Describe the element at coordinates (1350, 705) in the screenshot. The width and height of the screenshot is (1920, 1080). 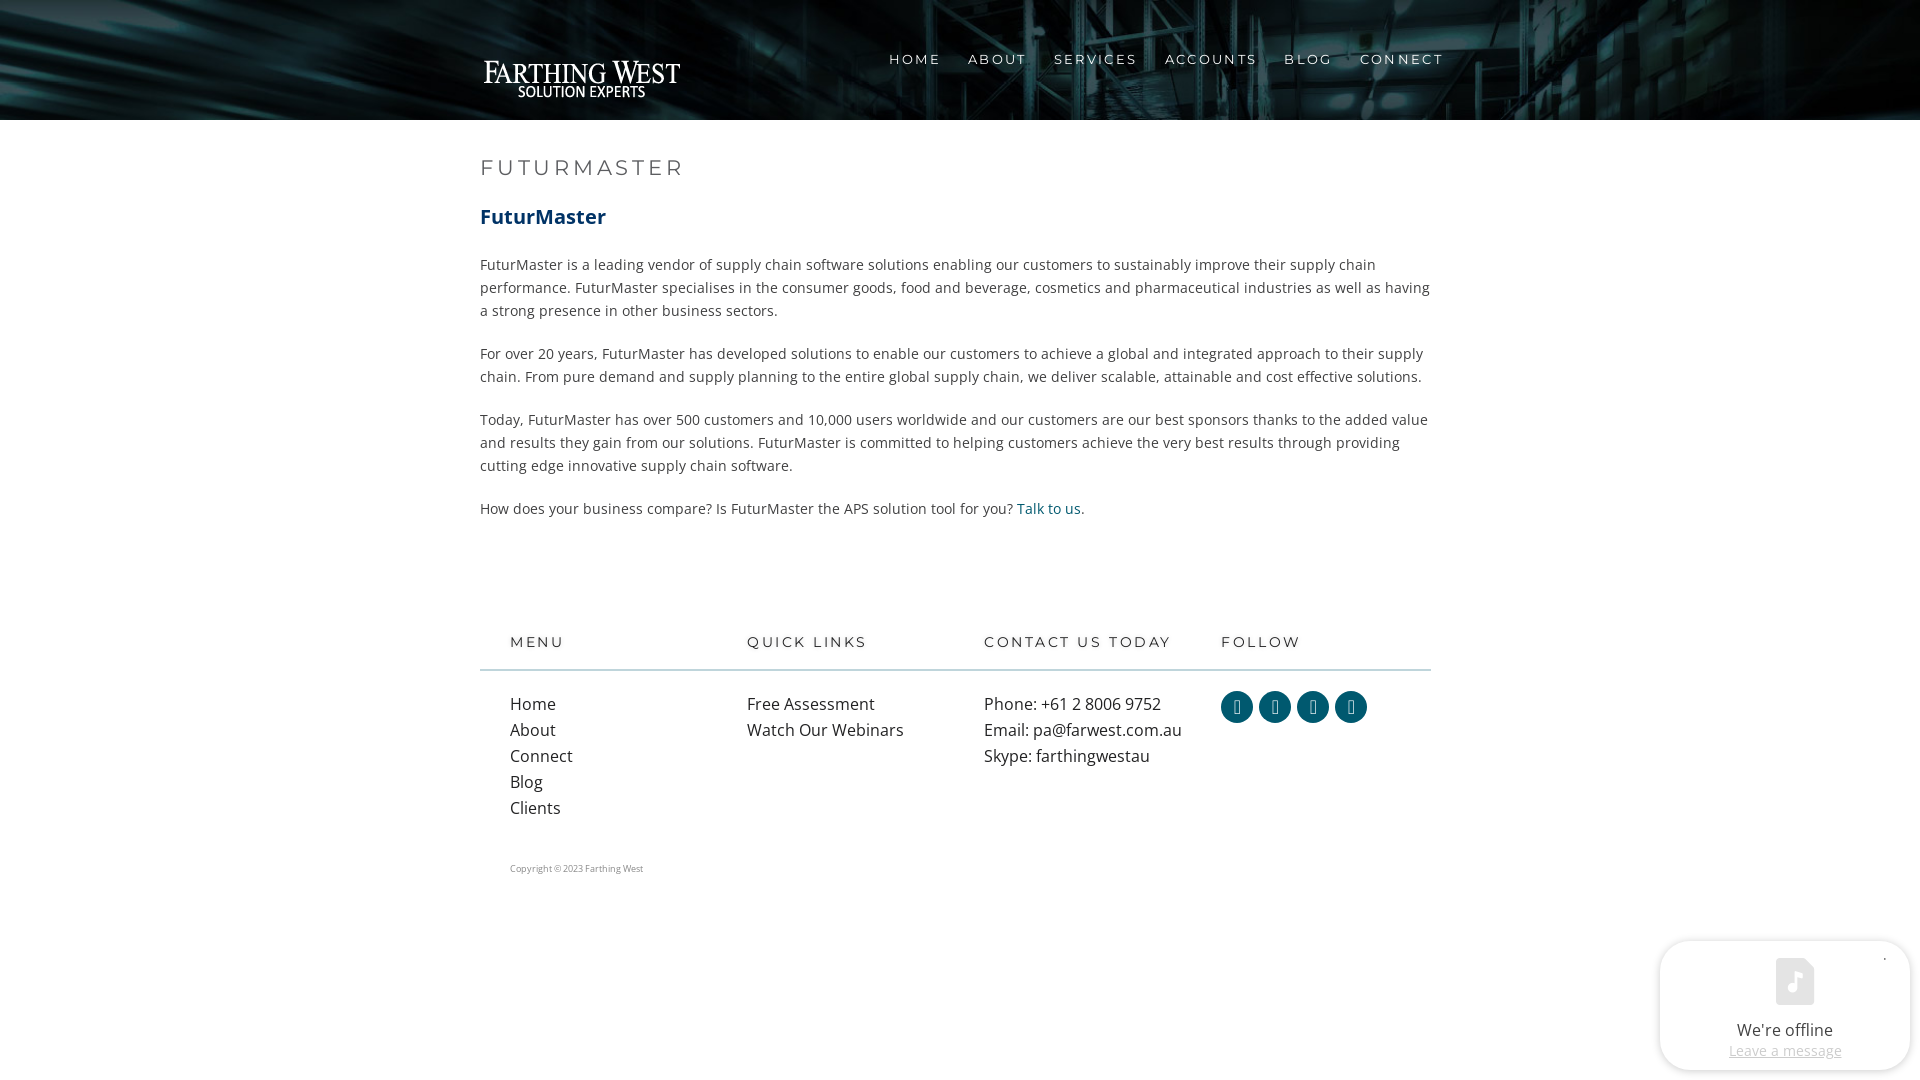
I see `'Youtube'` at that location.